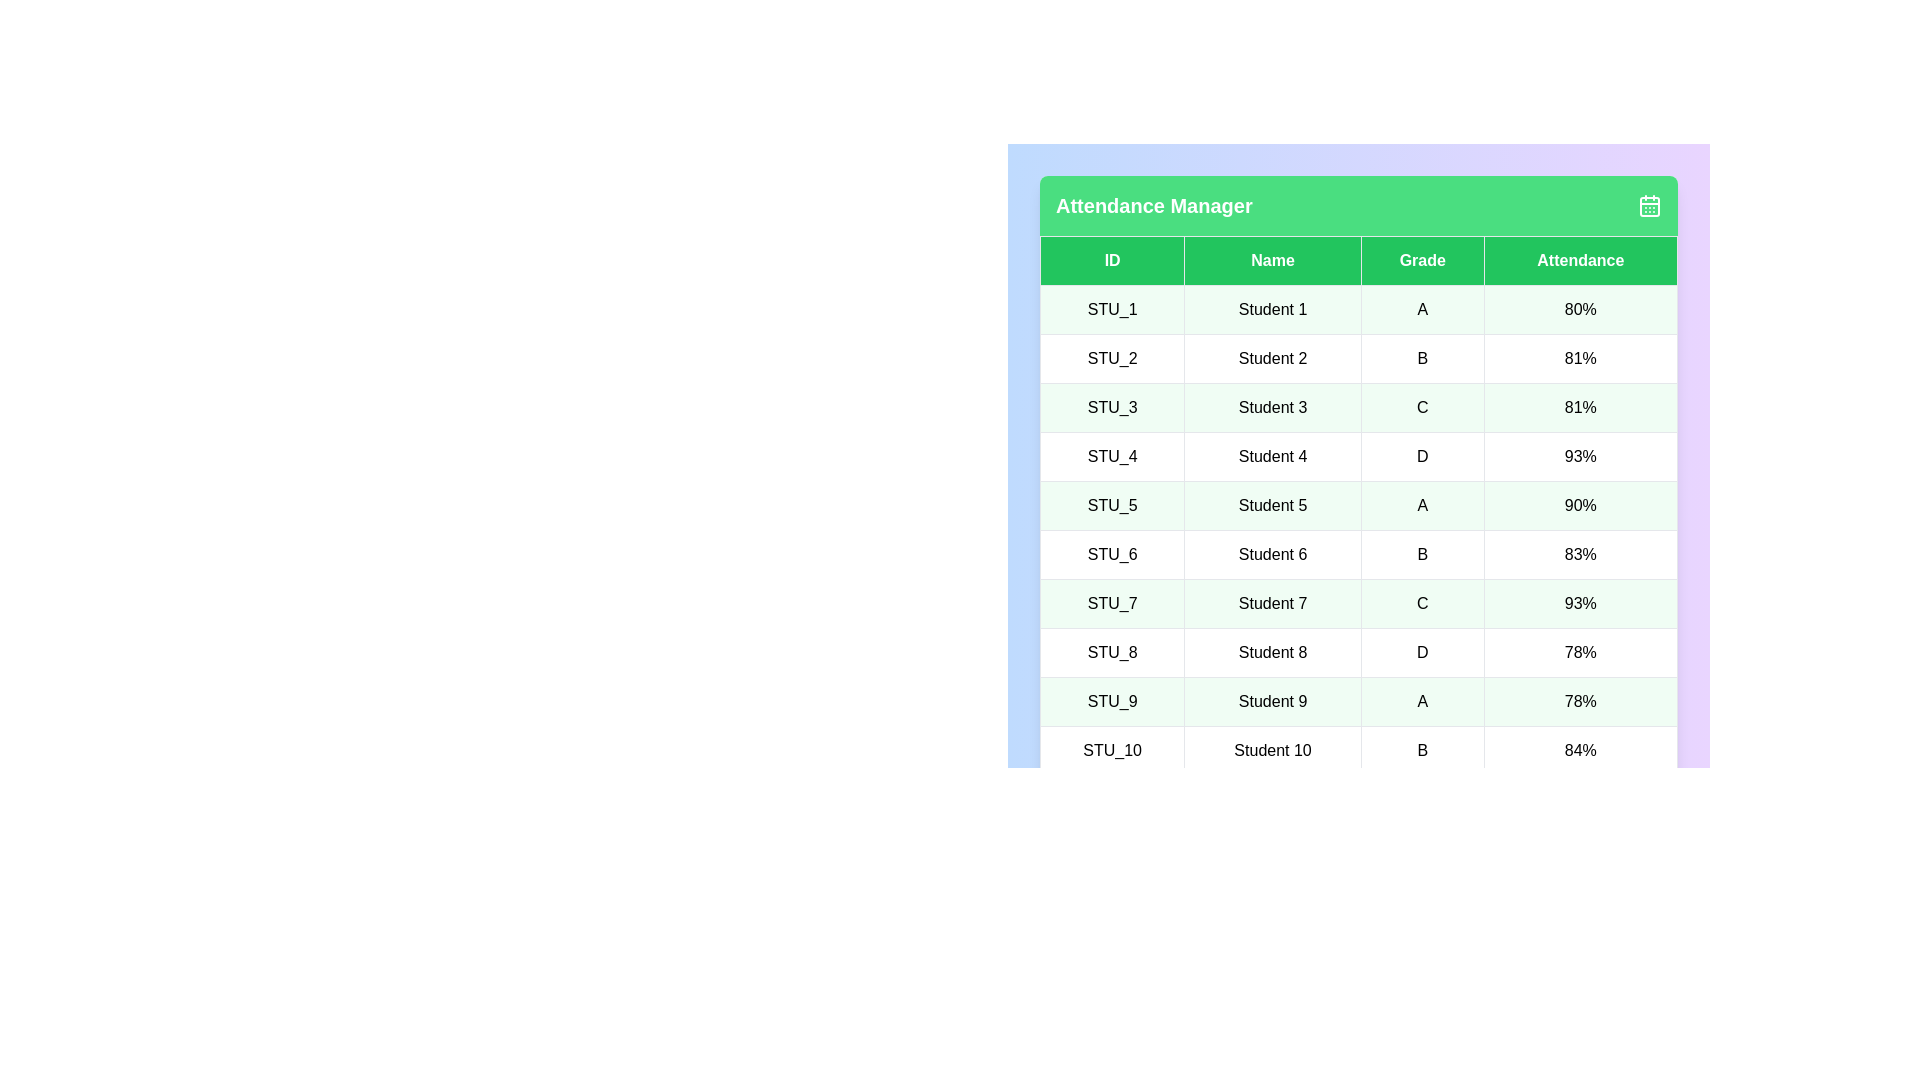 Image resolution: width=1920 pixels, height=1080 pixels. What do you see at coordinates (1650, 205) in the screenshot?
I see `the calendar icon in the header` at bounding box center [1650, 205].